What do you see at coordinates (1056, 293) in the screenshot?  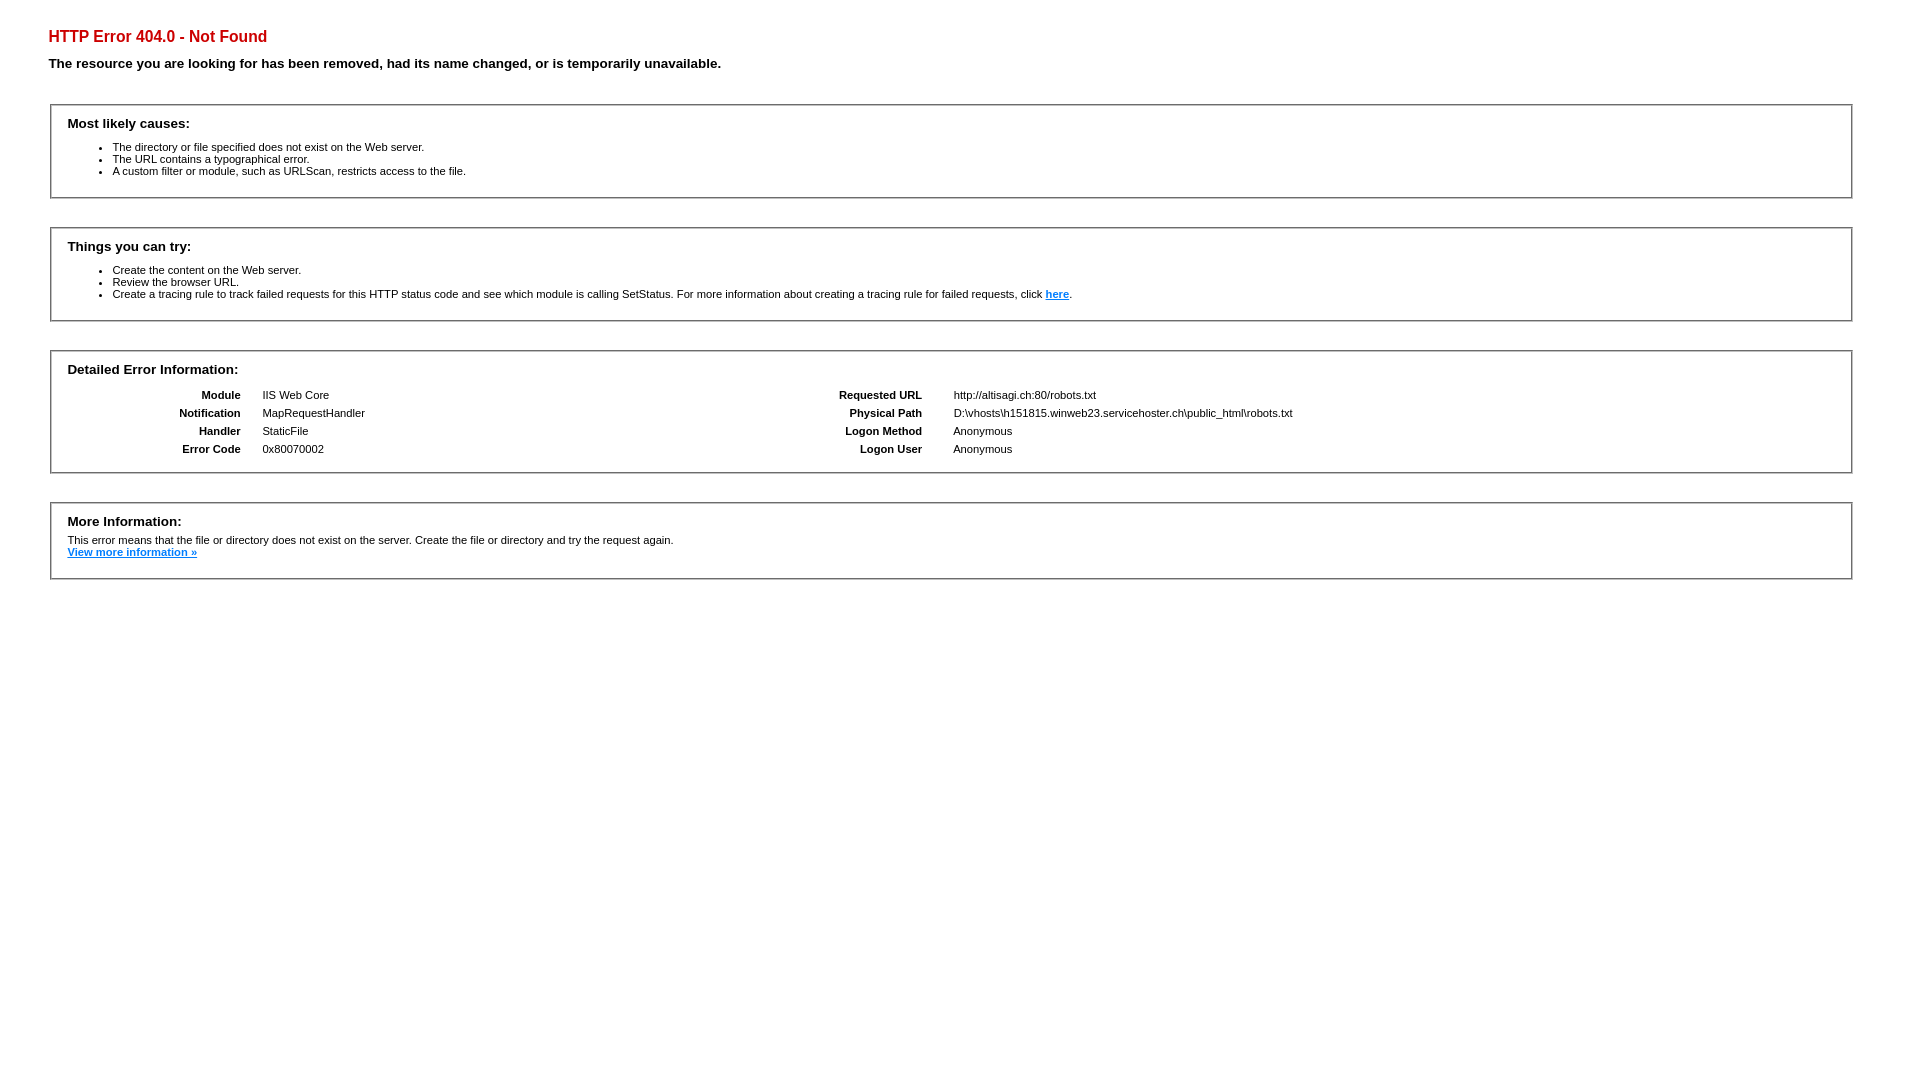 I see `'here'` at bounding box center [1056, 293].